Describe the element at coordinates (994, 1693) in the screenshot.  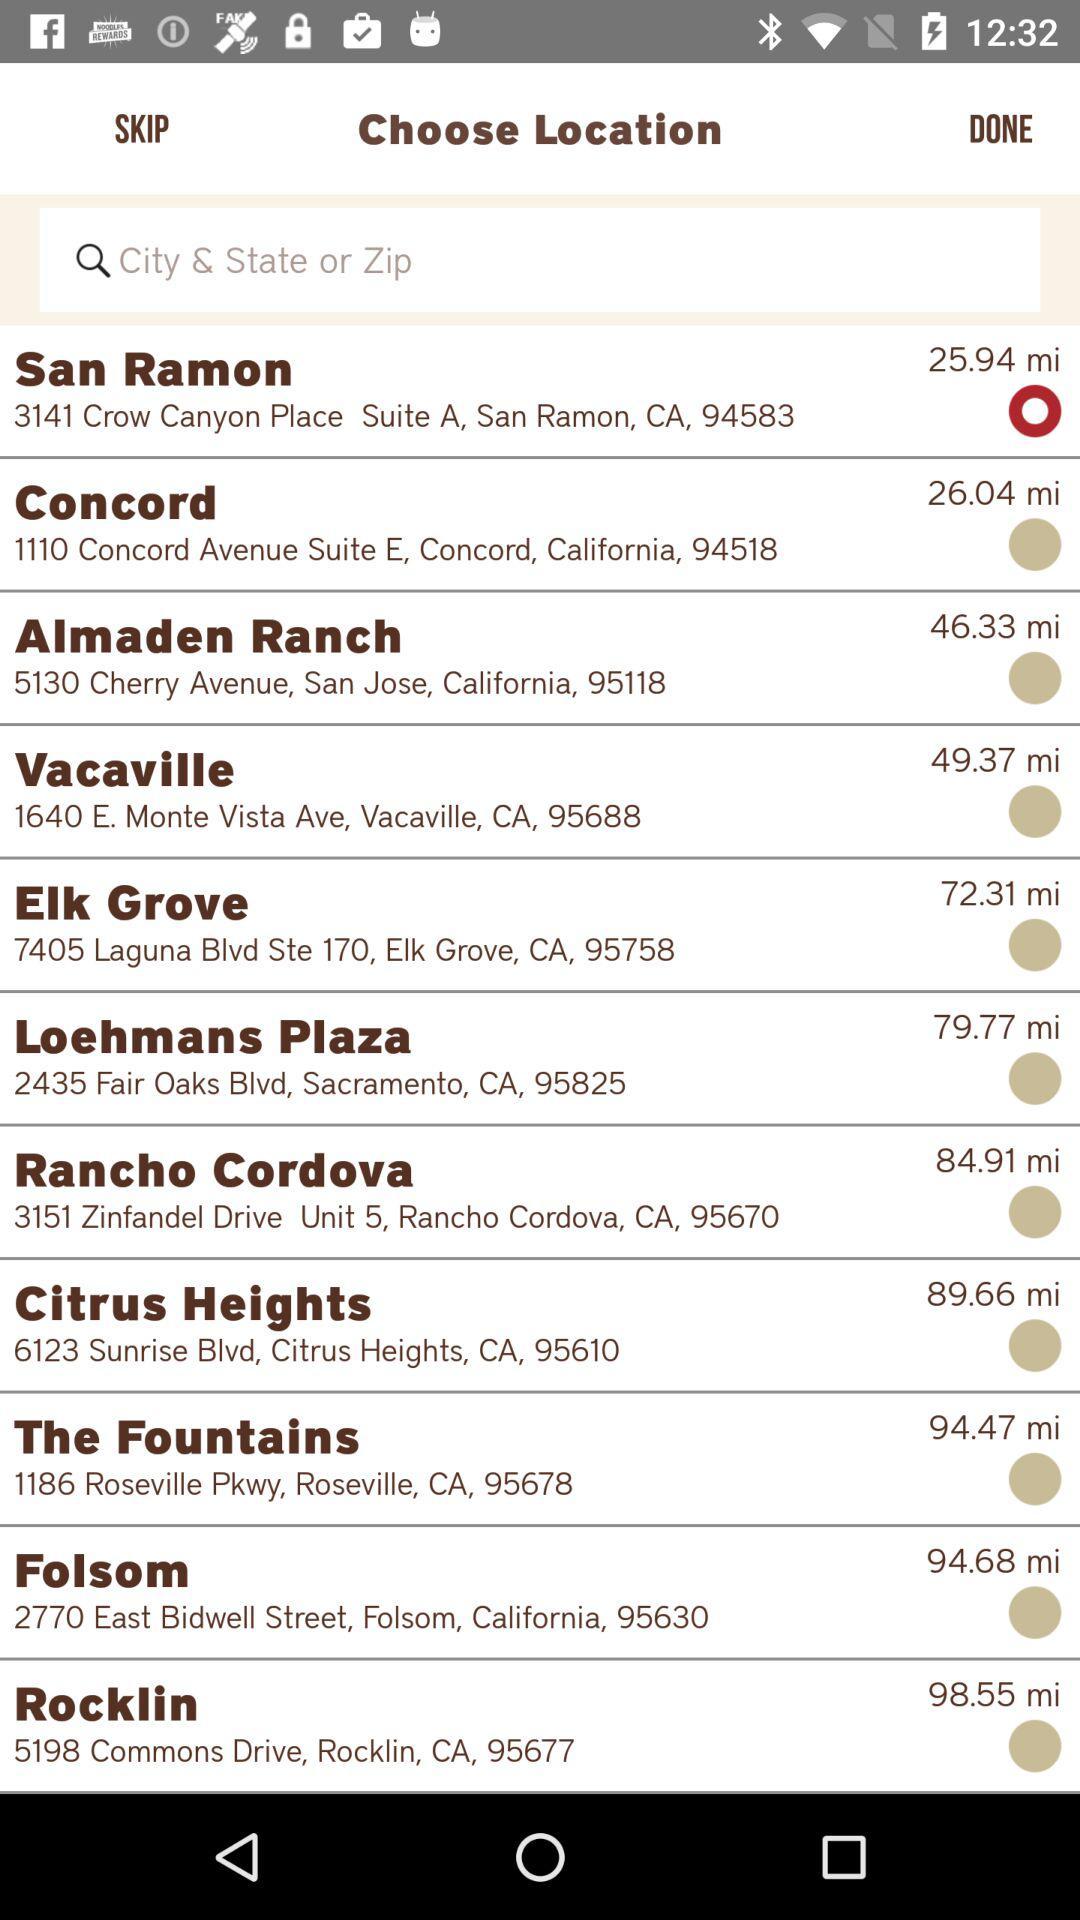
I see `the icon to the right of rocklin` at that location.